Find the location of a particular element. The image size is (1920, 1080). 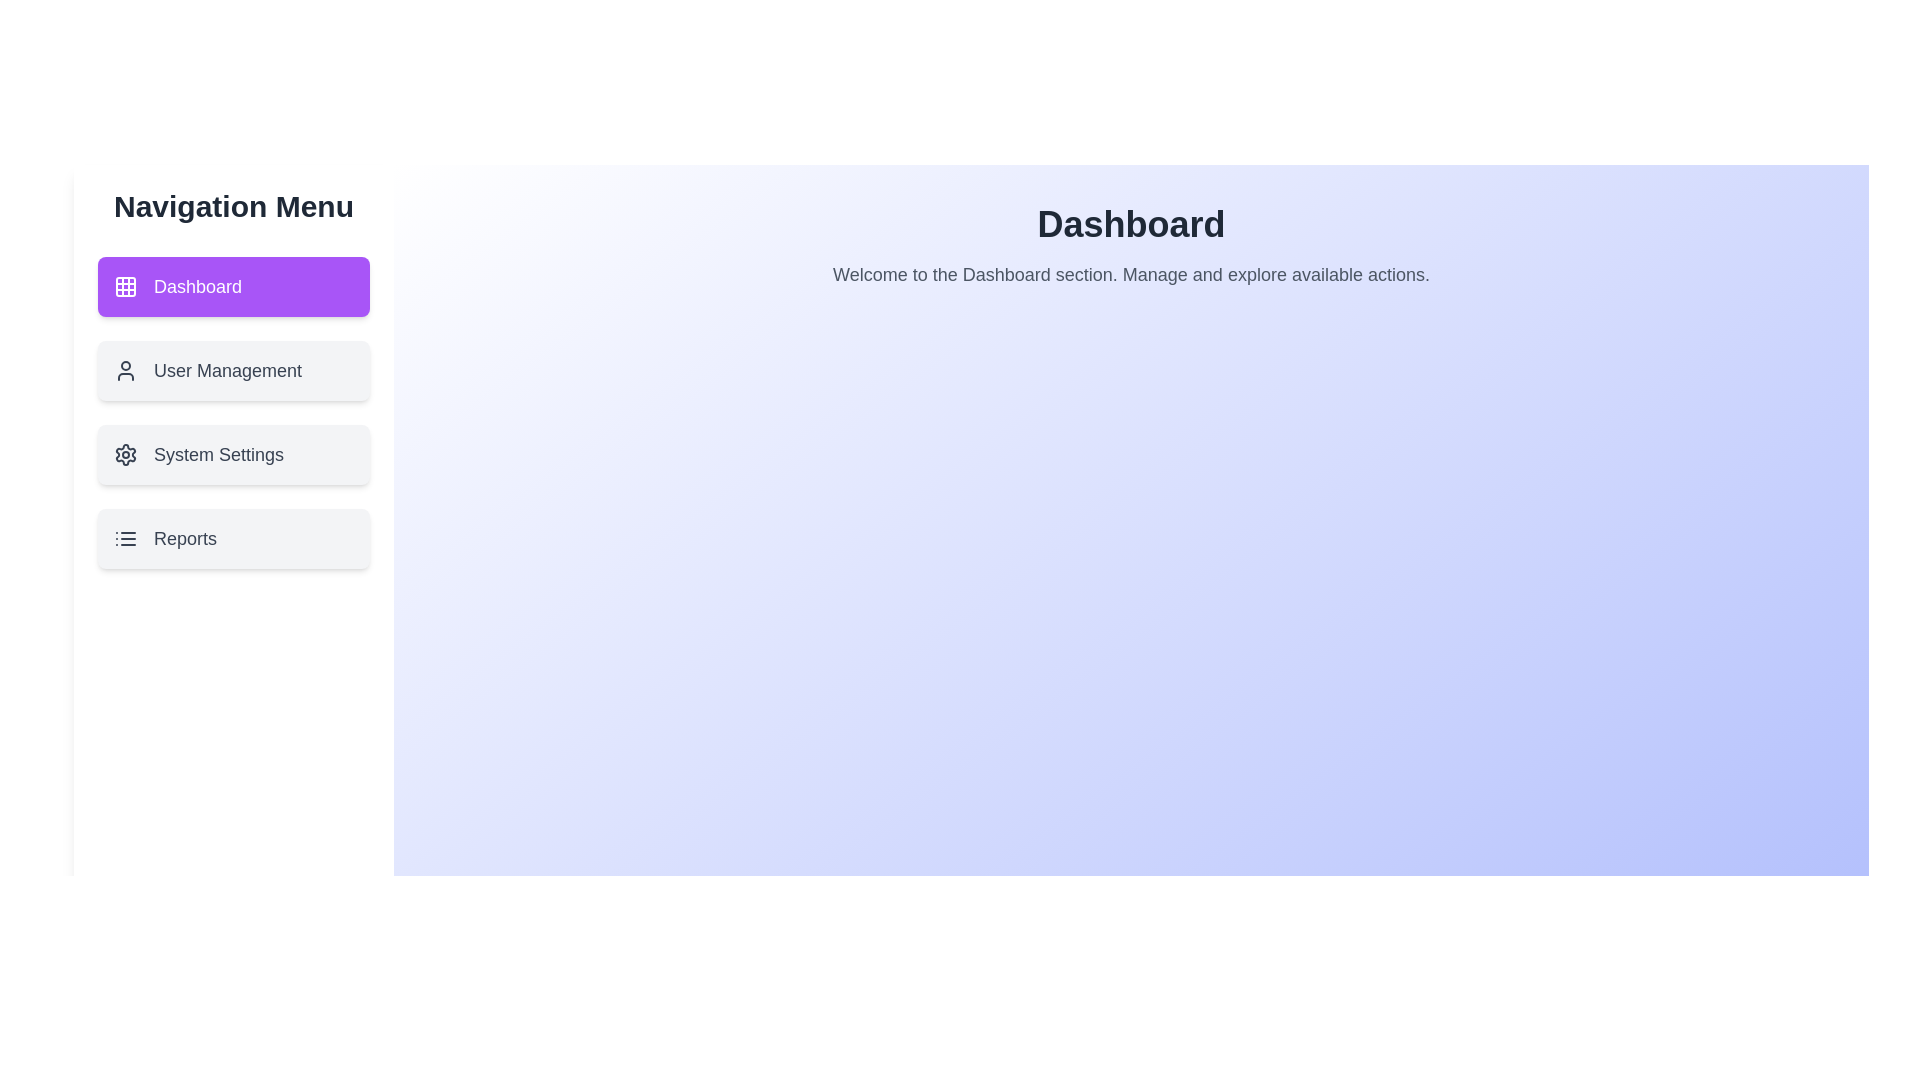

the menu item labeled System Settings to navigate to its corresponding section is located at coordinates (234, 455).